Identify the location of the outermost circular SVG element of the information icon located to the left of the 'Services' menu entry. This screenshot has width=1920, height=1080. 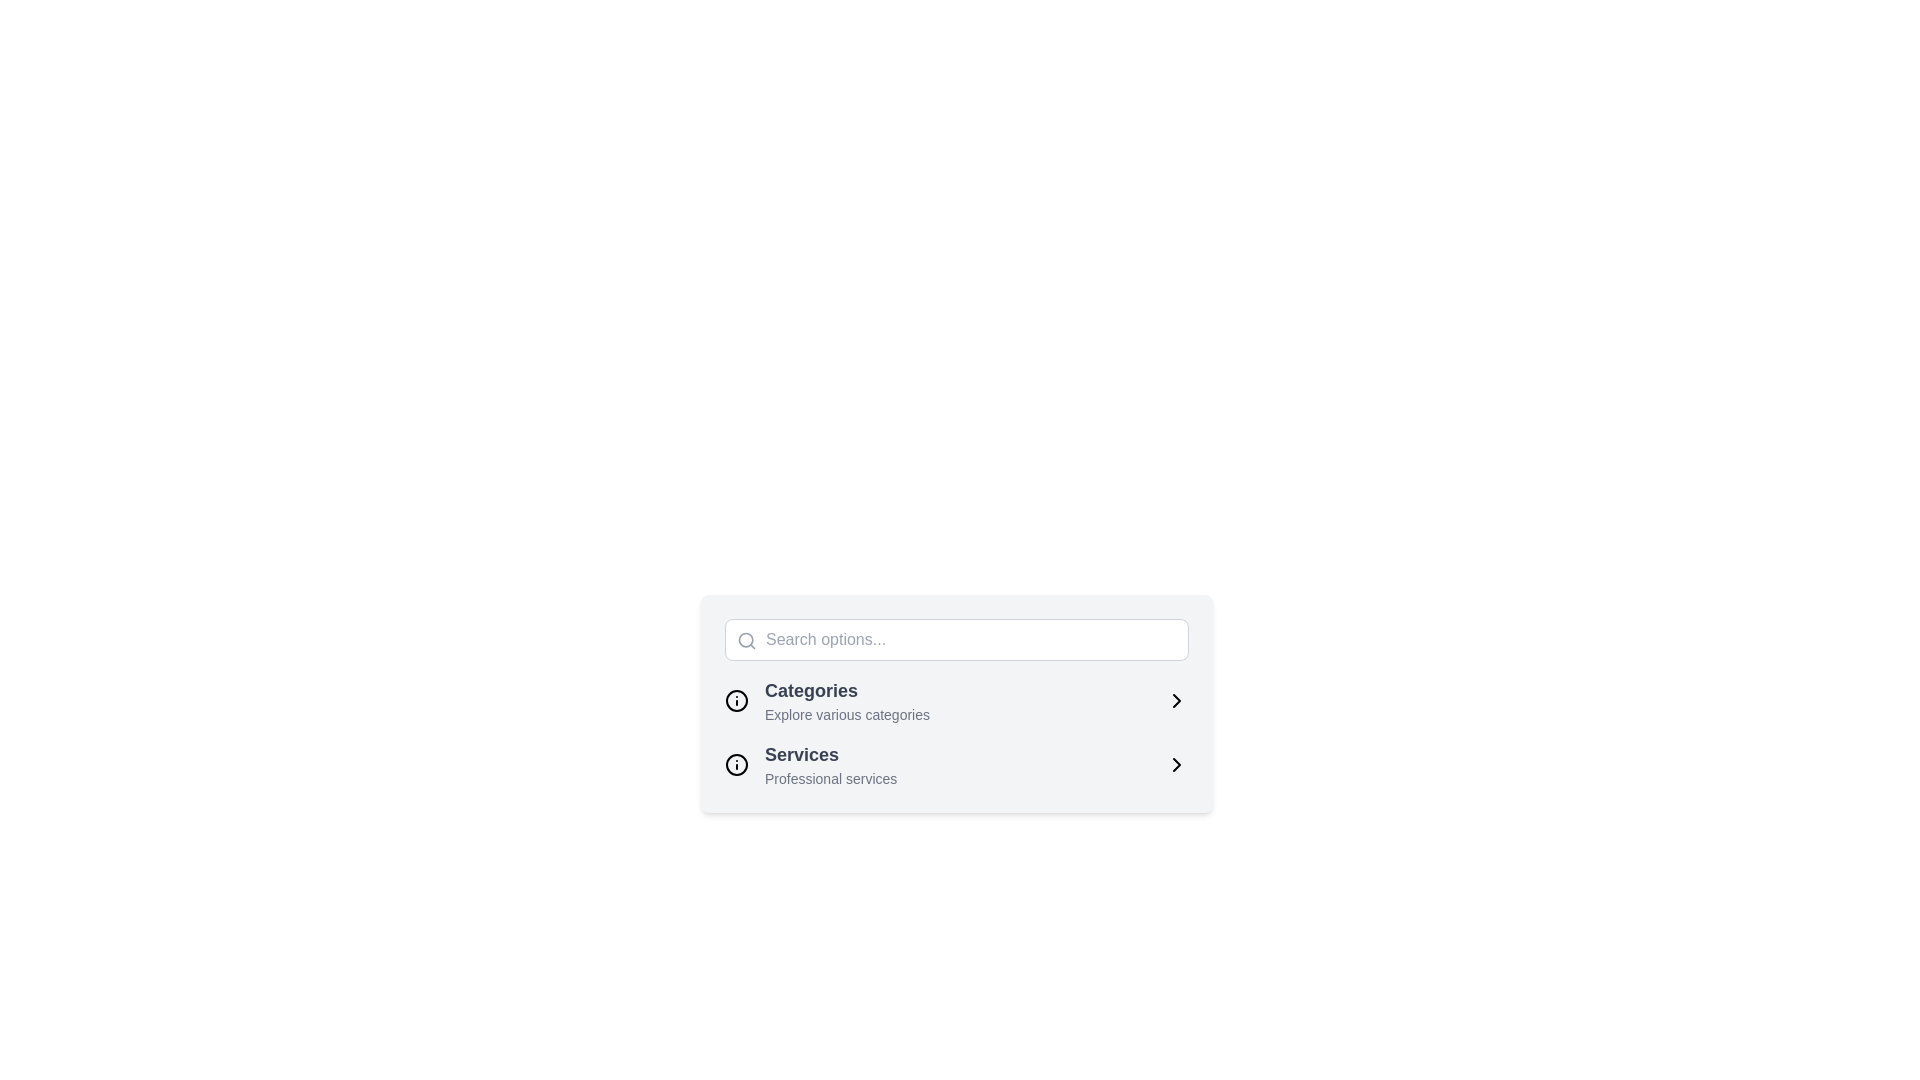
(736, 700).